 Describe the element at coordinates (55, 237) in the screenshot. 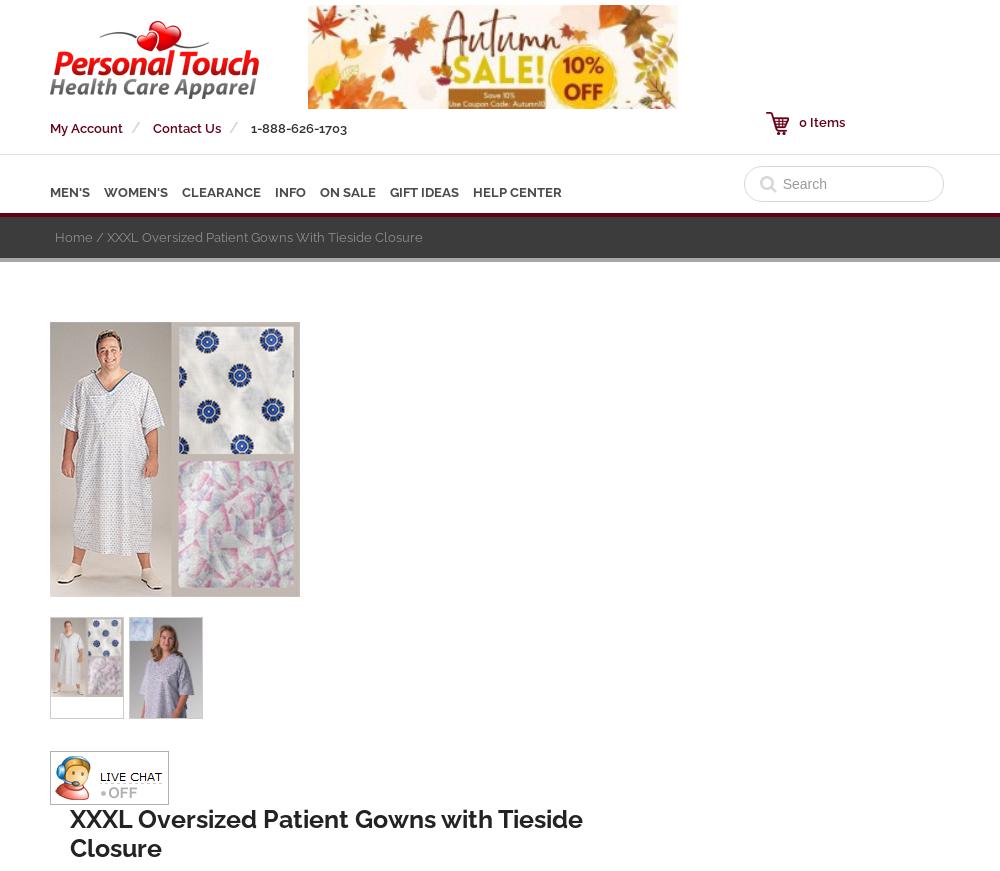

I see `'home'` at that location.